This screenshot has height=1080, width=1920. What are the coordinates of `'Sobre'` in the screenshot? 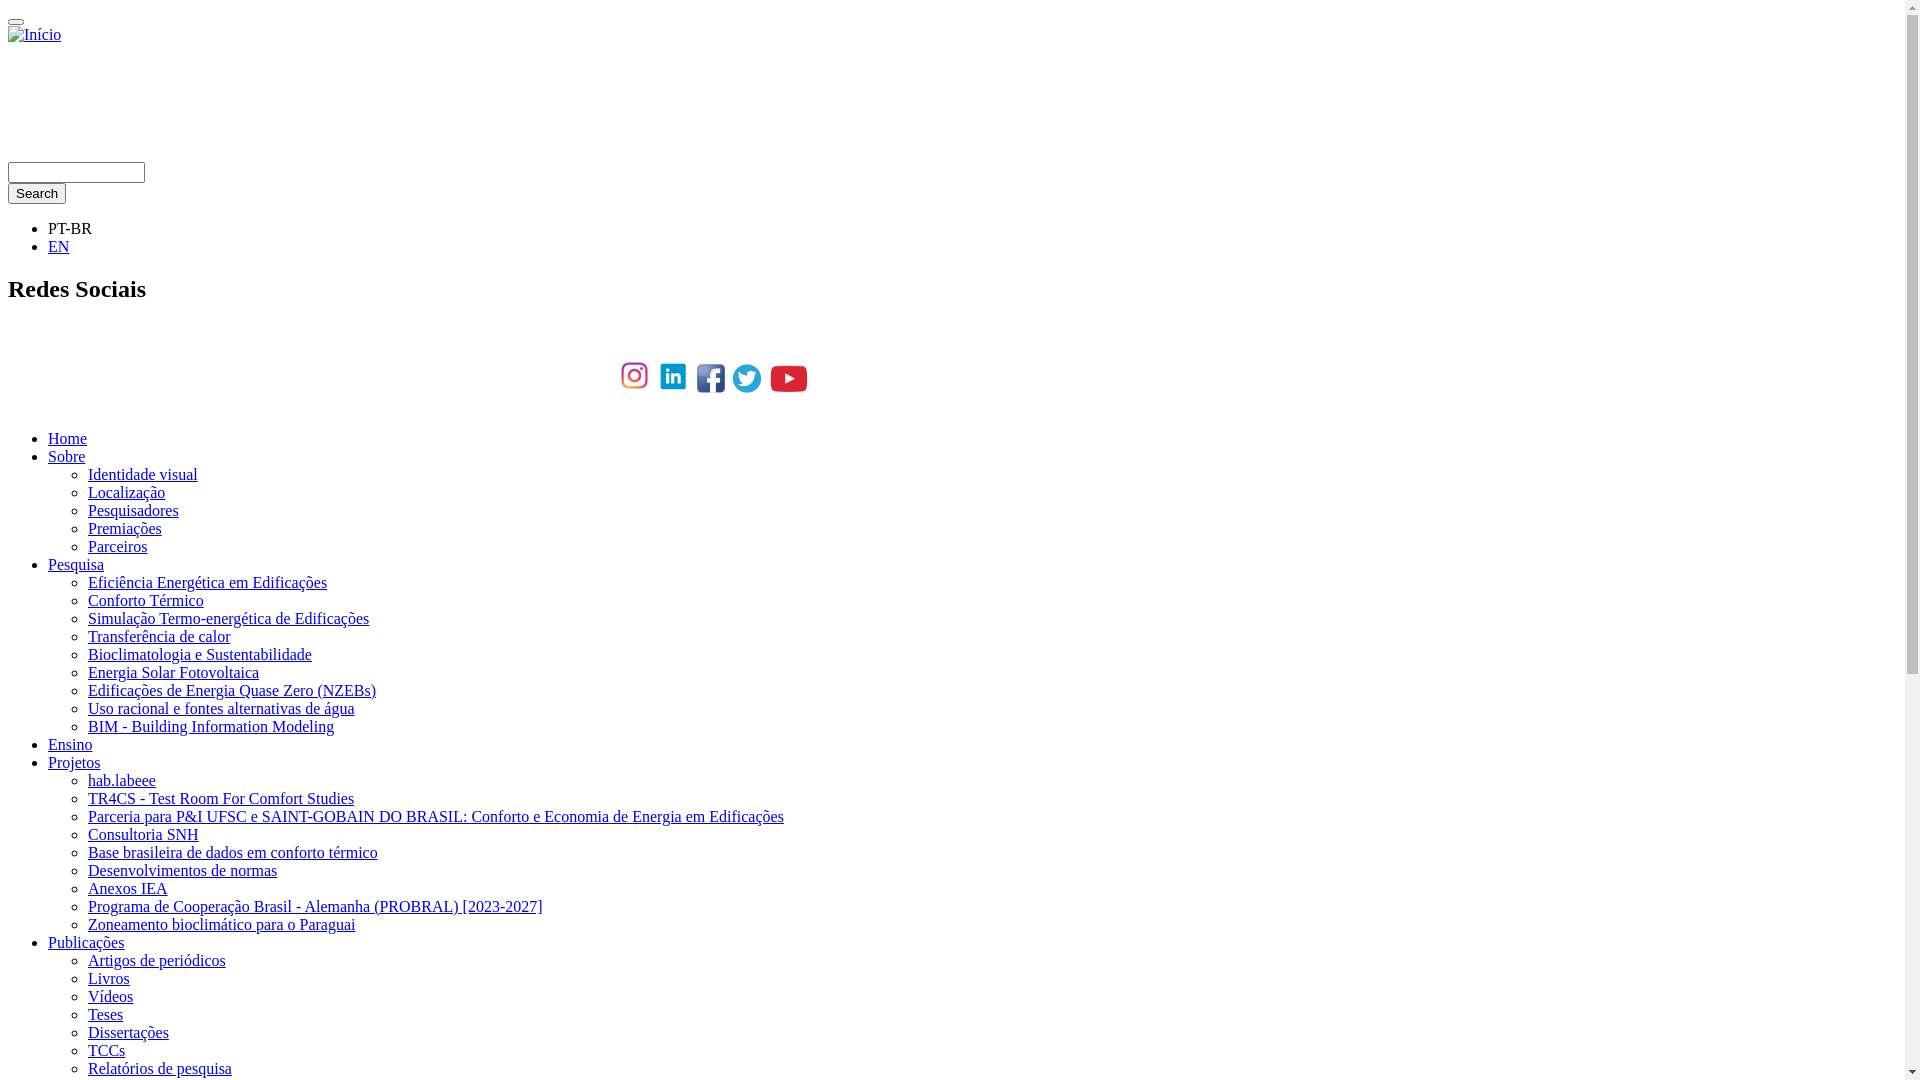 It's located at (48, 456).